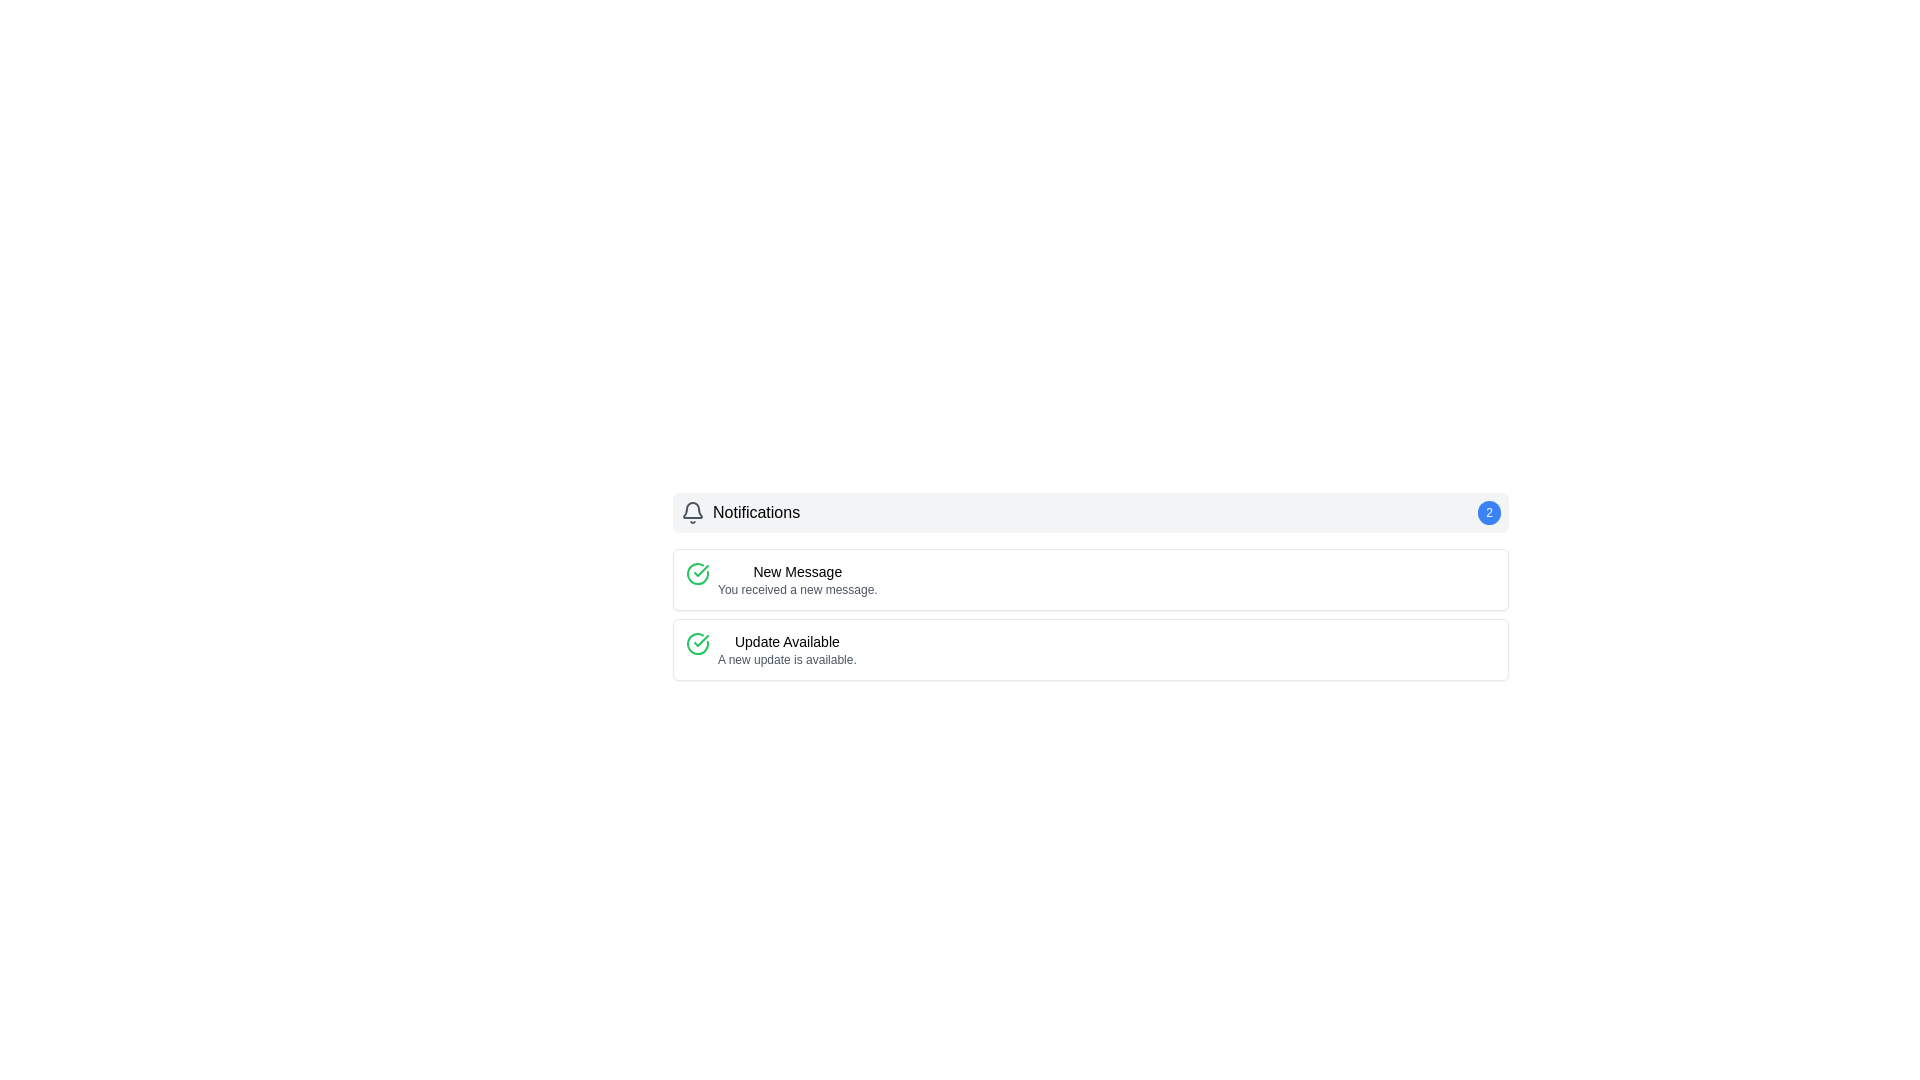 This screenshot has height=1080, width=1920. Describe the element at coordinates (1489, 512) in the screenshot. I see `the notification count badge located near the top-right side of the notification bar, adjacent to the word 'Notifications' and beside the bell icon` at that location.